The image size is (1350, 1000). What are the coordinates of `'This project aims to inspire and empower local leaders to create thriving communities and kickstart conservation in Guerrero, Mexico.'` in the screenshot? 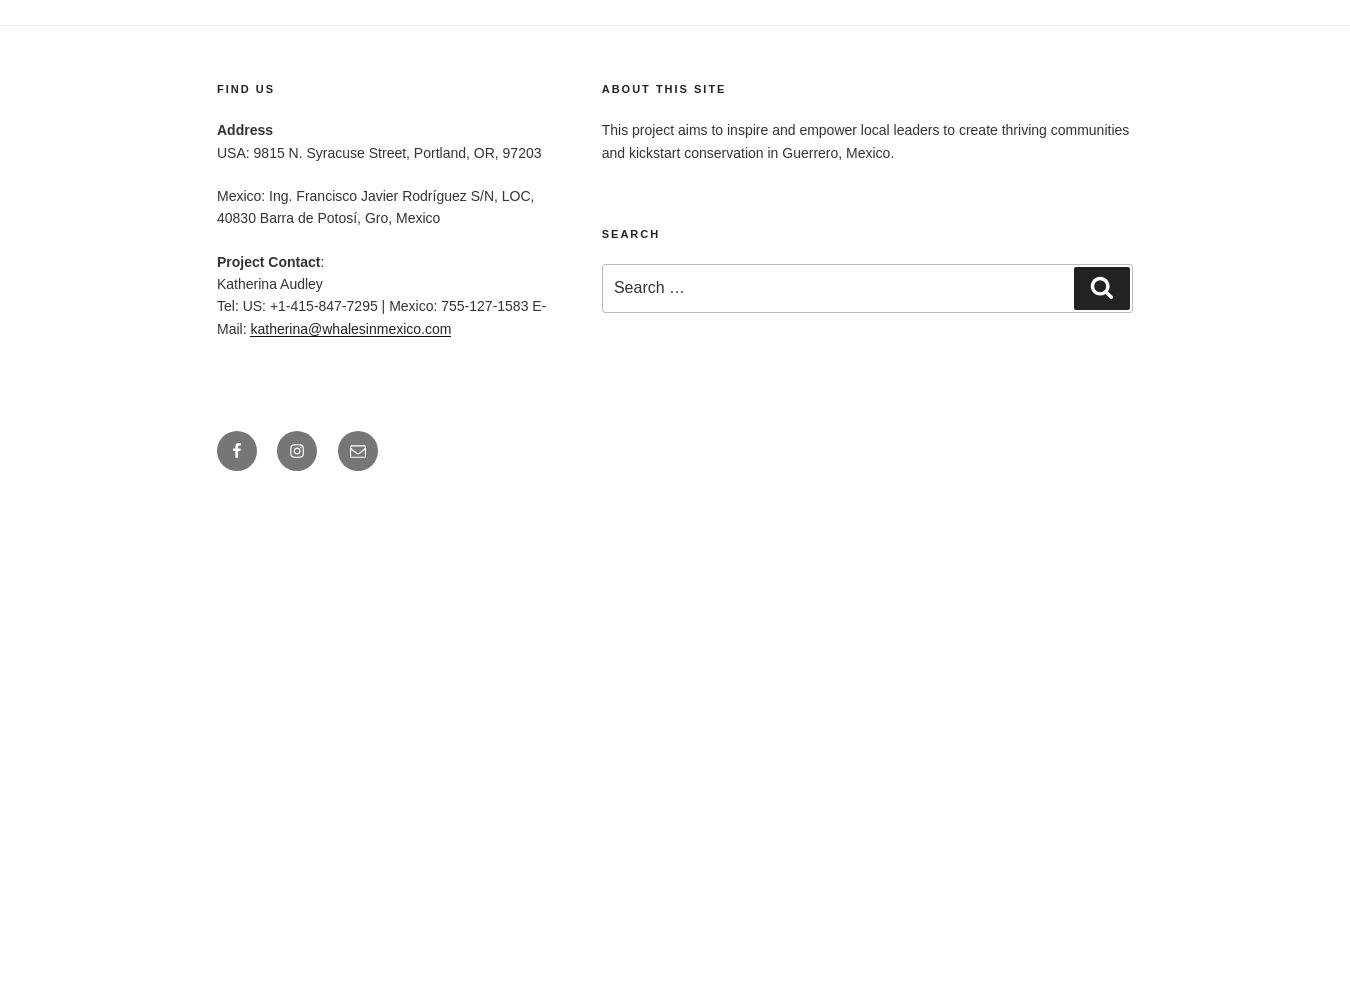 It's located at (864, 141).